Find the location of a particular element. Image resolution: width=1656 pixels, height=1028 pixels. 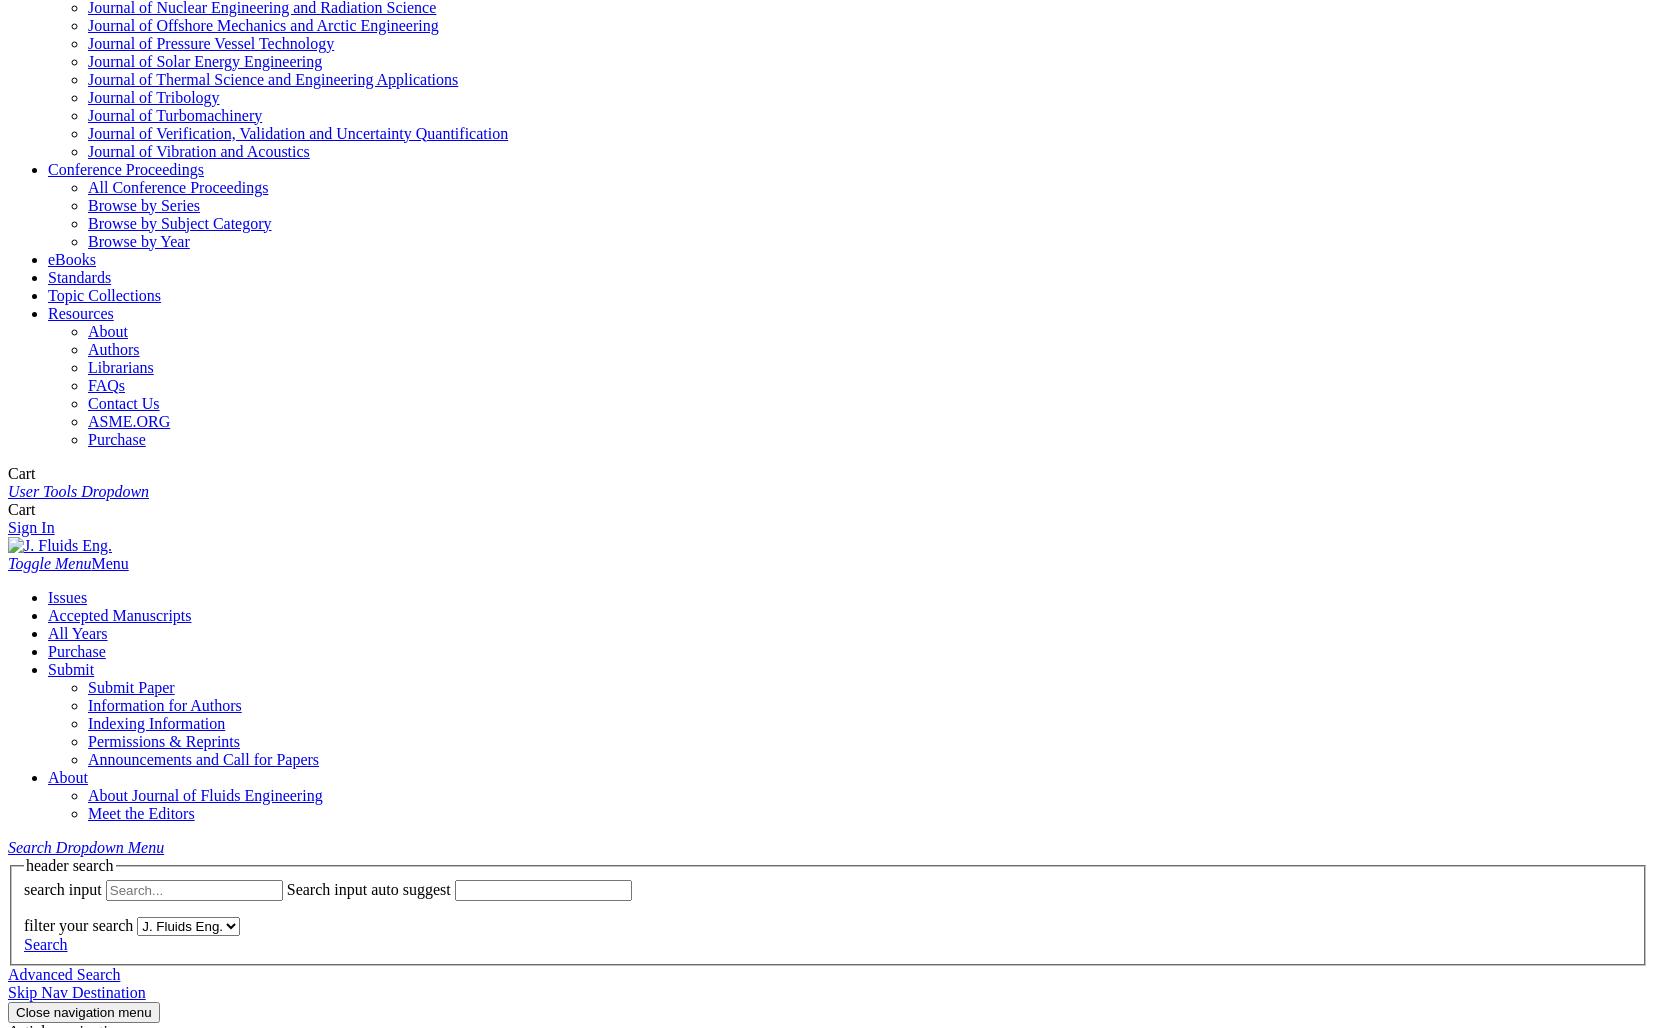

'Journal of Vibration and Acoustics' is located at coordinates (197, 150).